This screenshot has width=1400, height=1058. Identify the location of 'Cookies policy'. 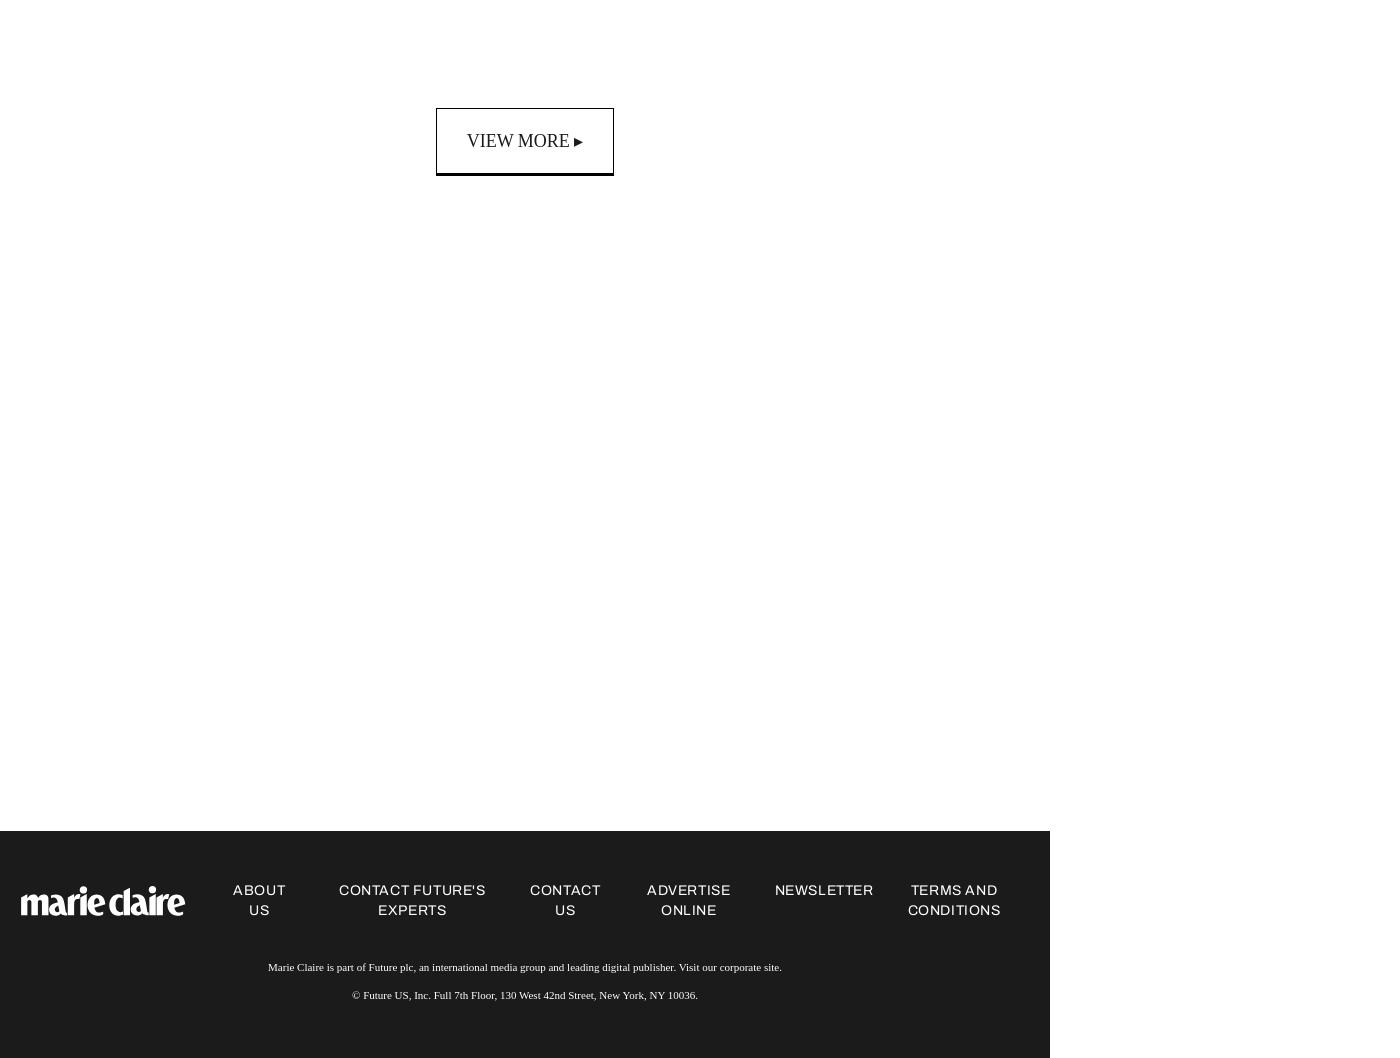
(1230, 900).